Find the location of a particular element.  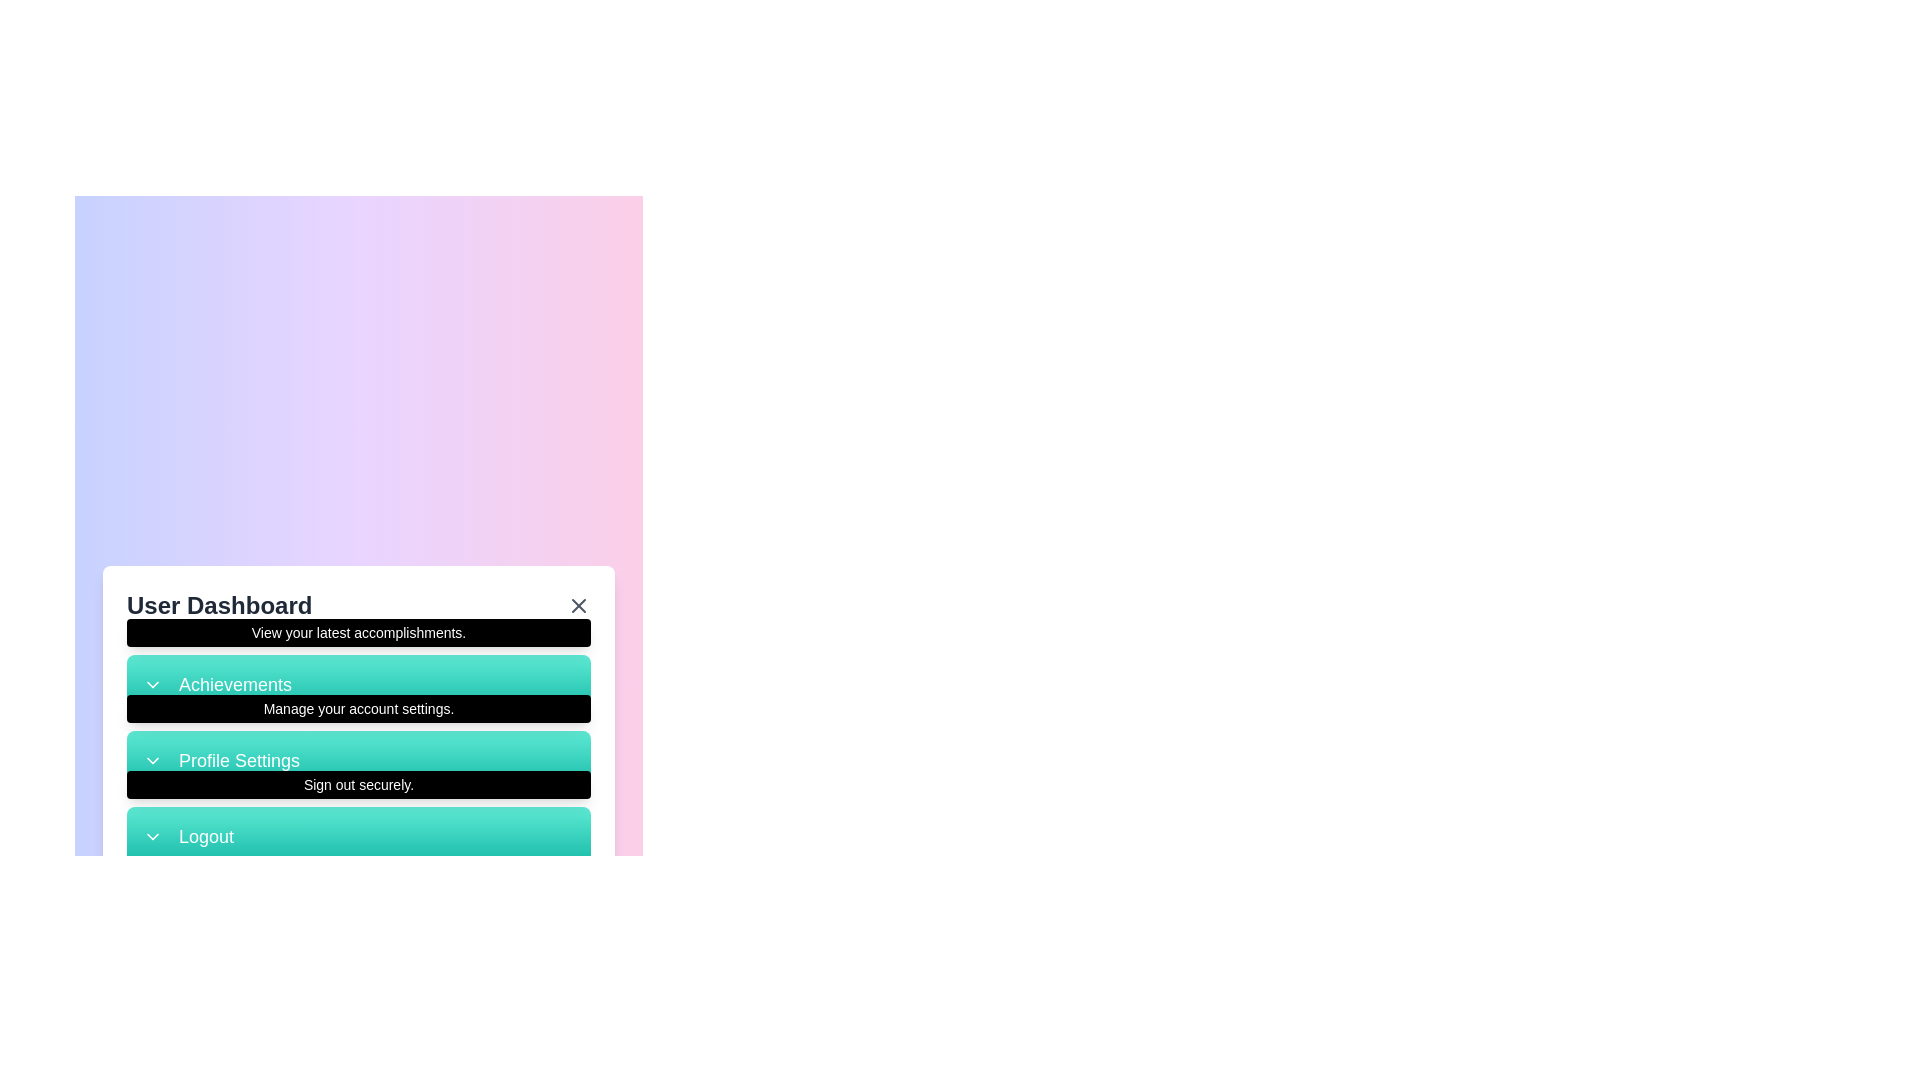

the tooltip with the text 'Sign out securely.' which appears above the 'Profile Settings' button is located at coordinates (359, 782).